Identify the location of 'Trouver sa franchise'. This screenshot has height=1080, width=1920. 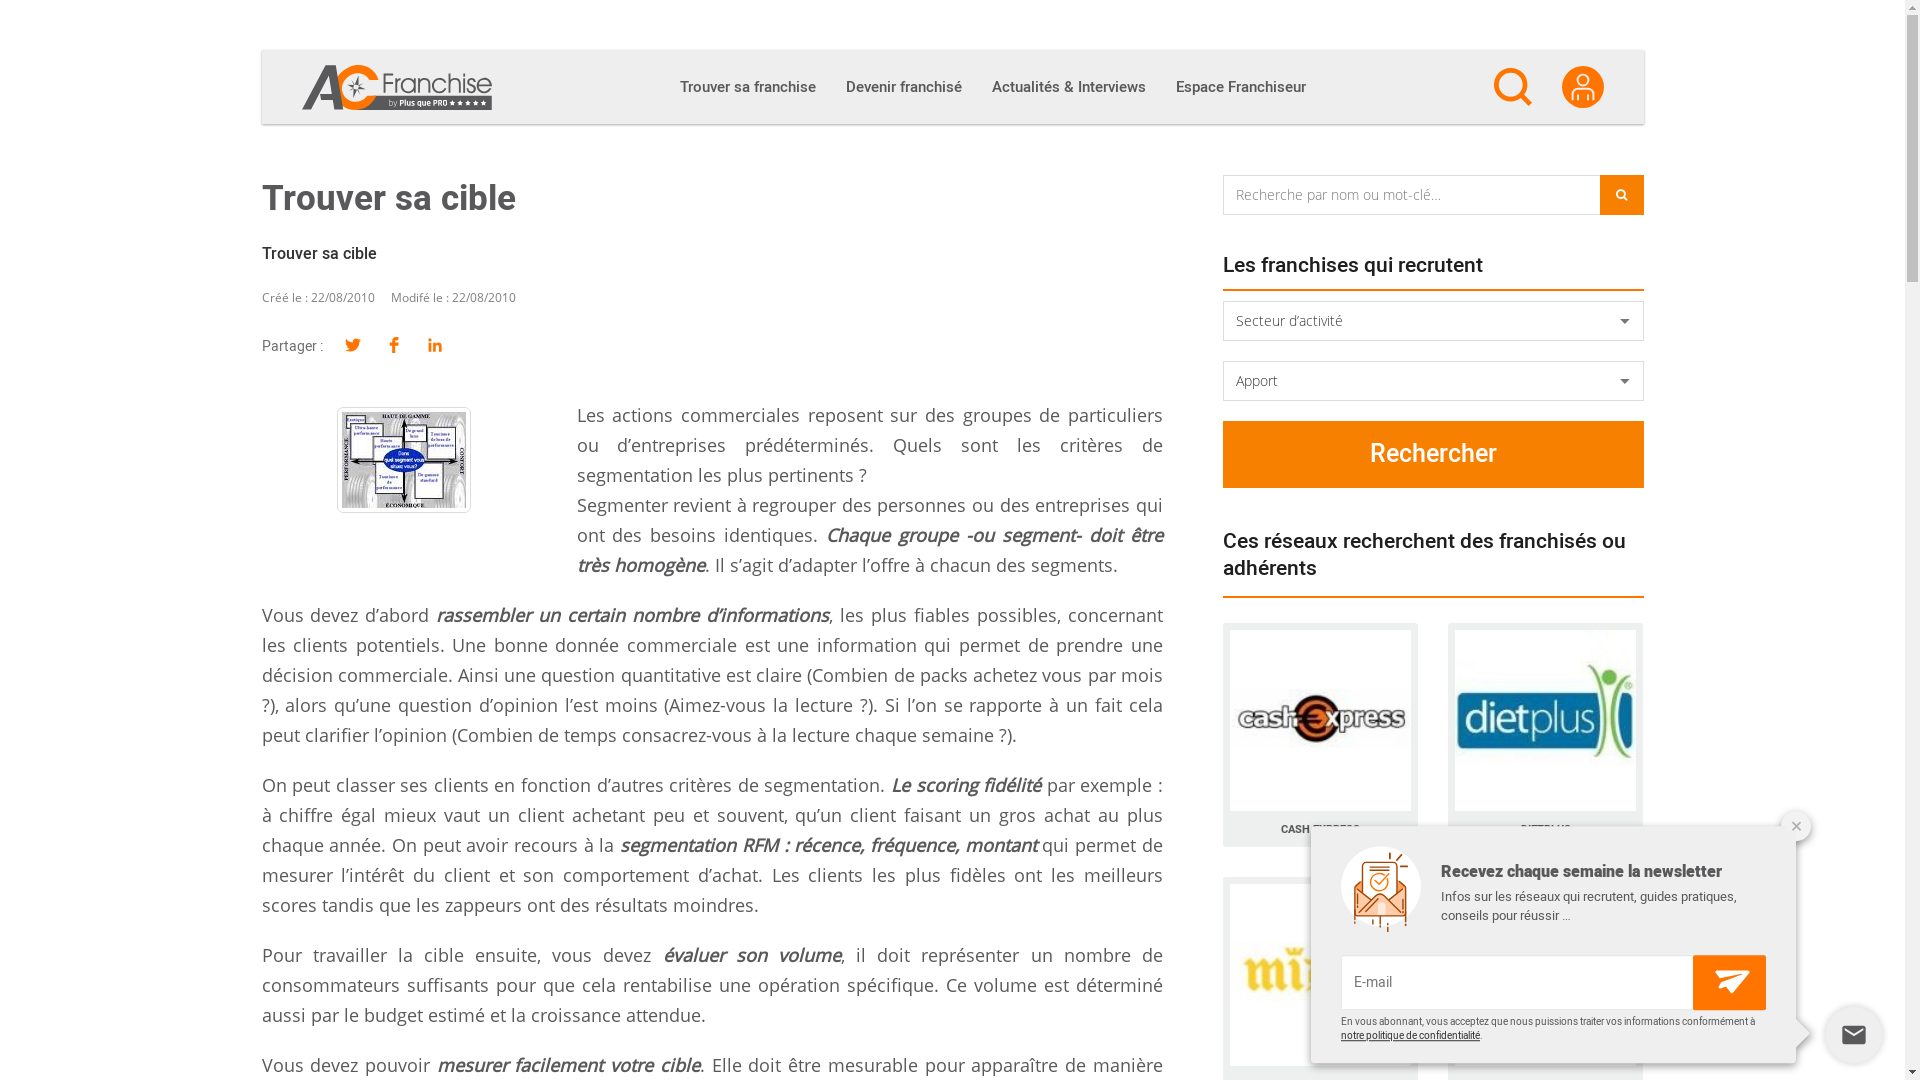
(746, 86).